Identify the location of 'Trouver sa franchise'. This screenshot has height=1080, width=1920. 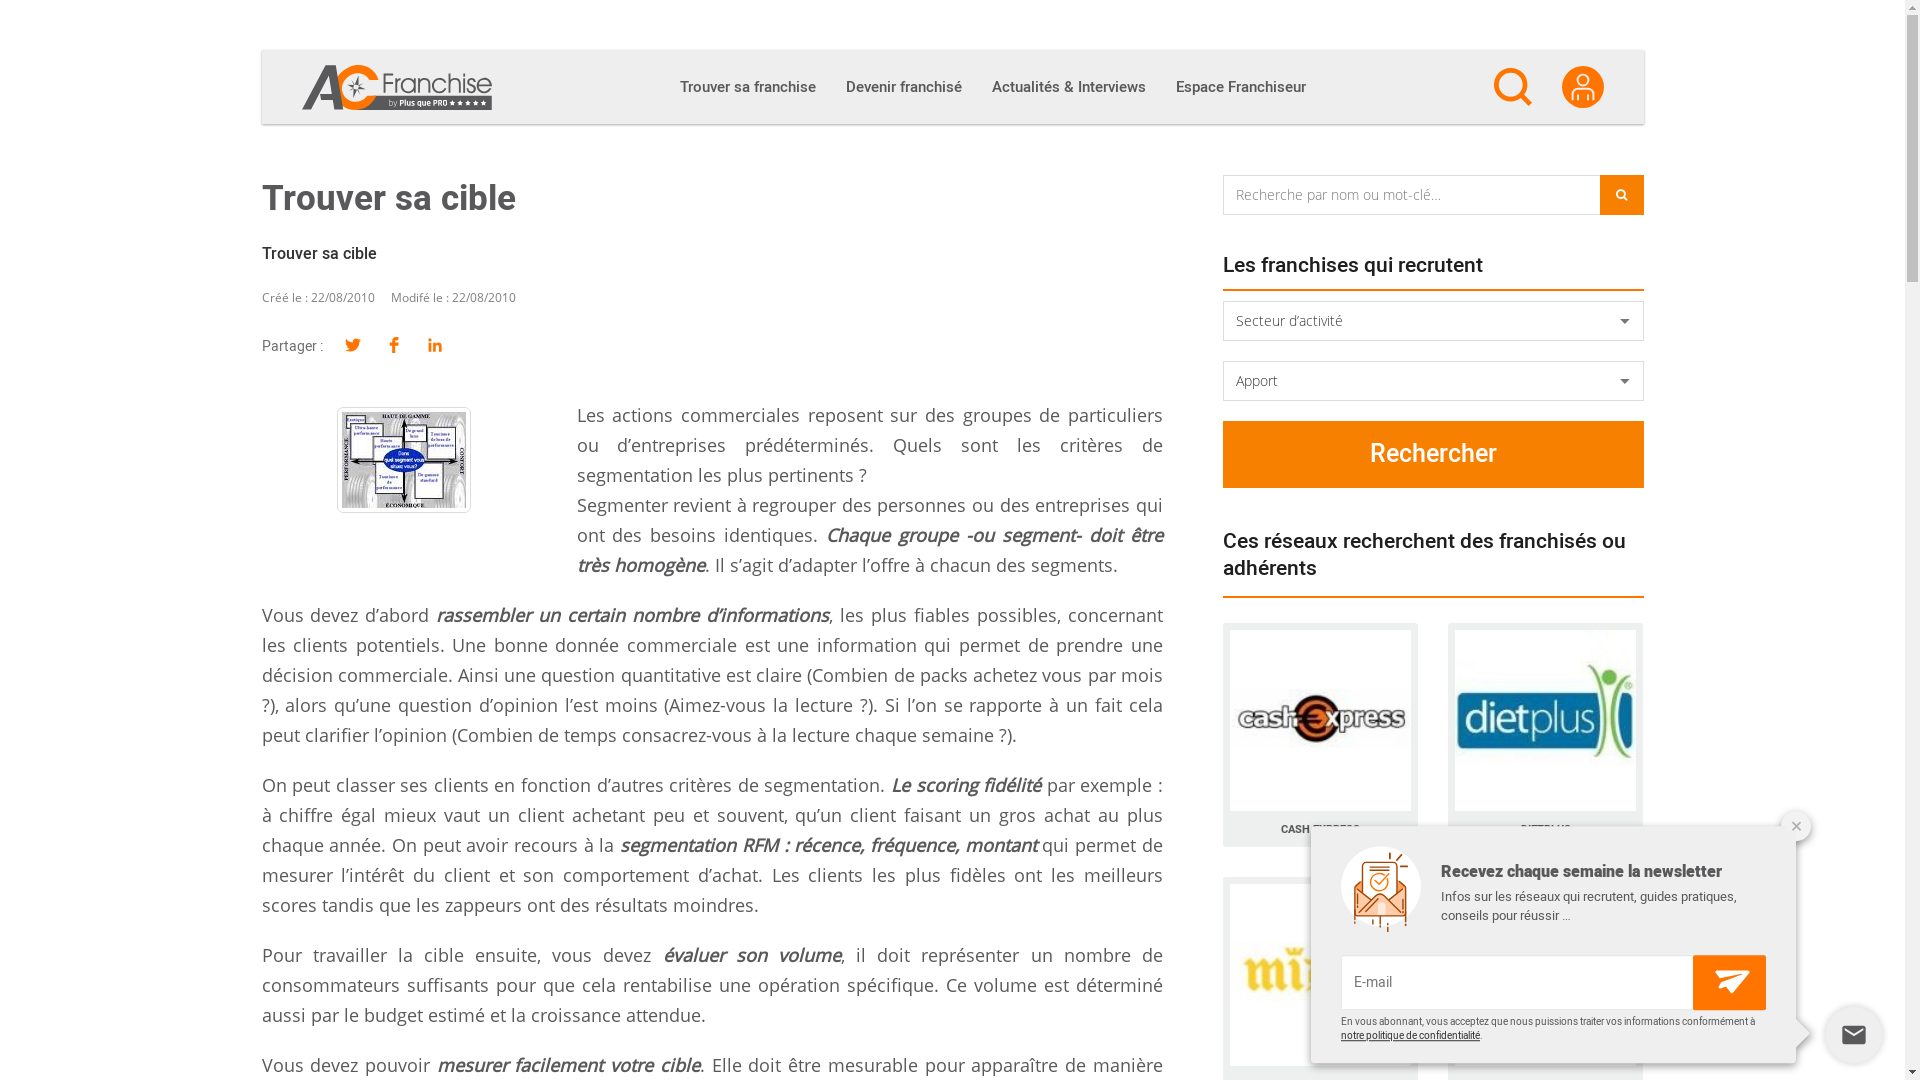
(746, 86).